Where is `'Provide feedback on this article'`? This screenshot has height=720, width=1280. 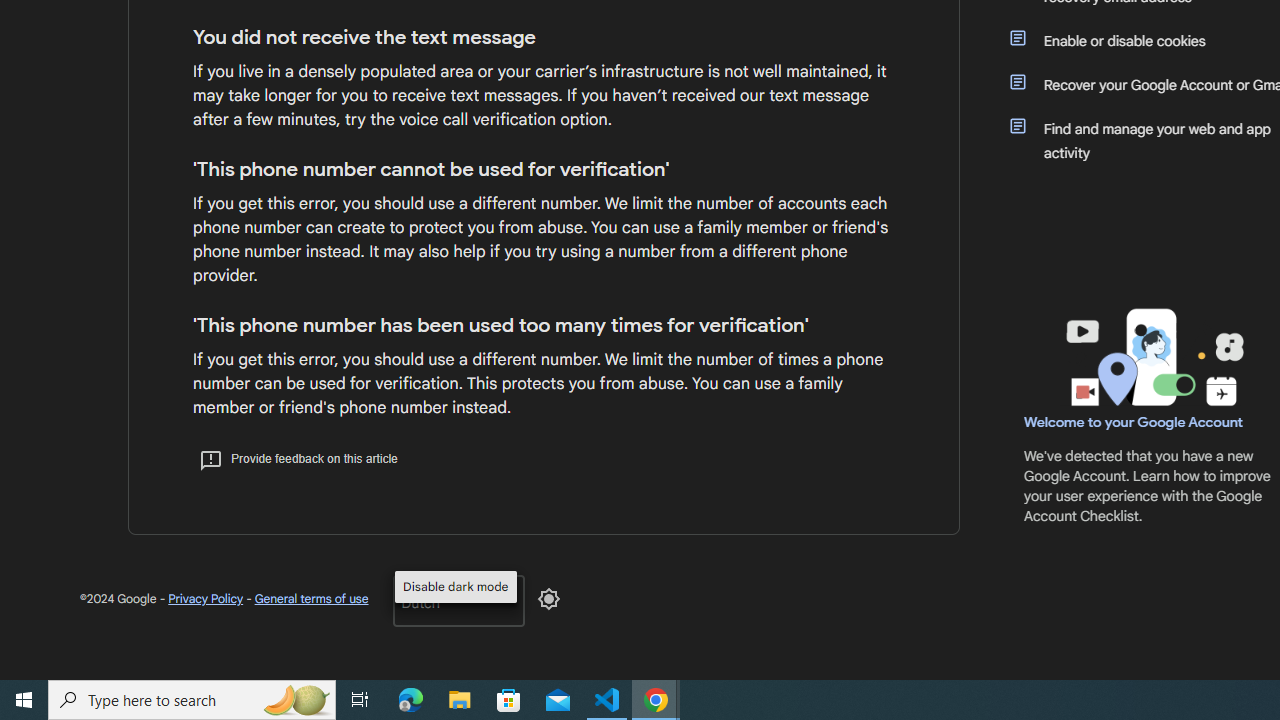 'Provide feedback on this article' is located at coordinates (297, 458).